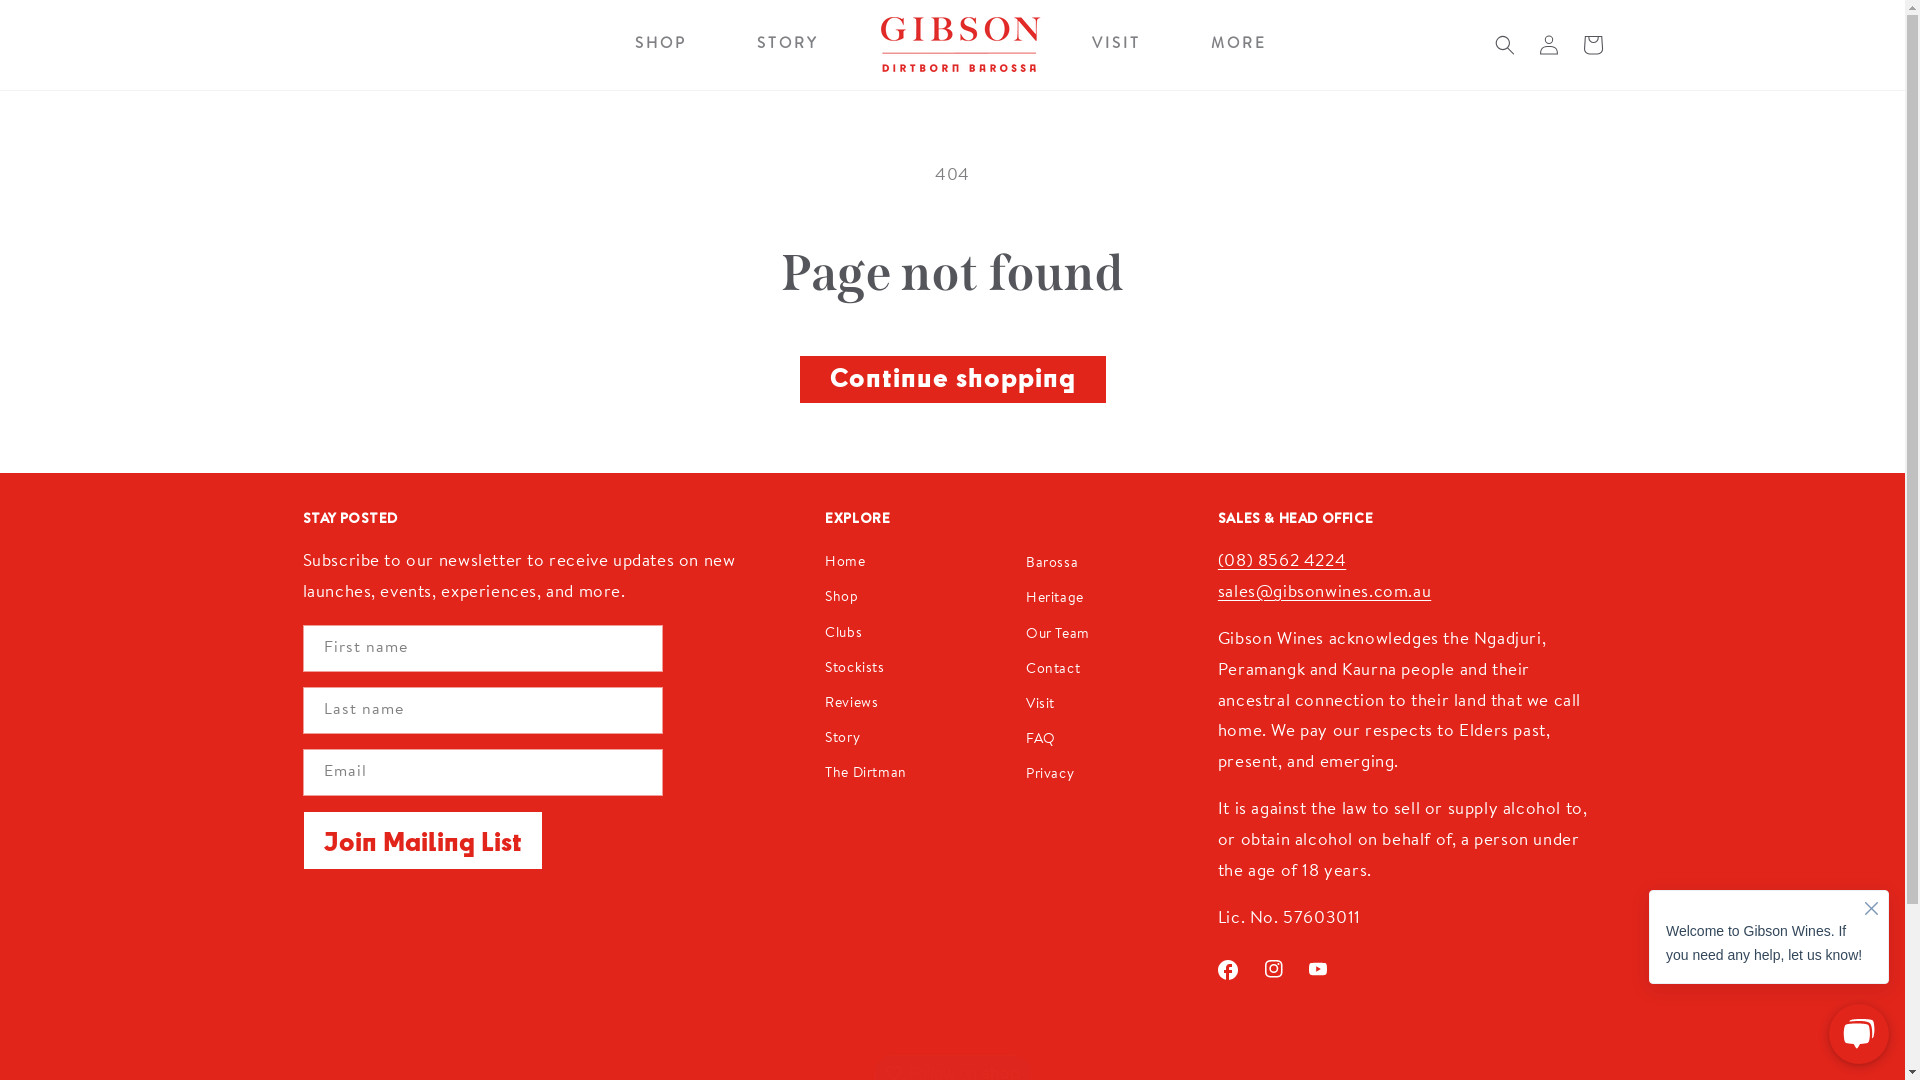 The image size is (1920, 1080). I want to click on 'Our Team', so click(1056, 635).